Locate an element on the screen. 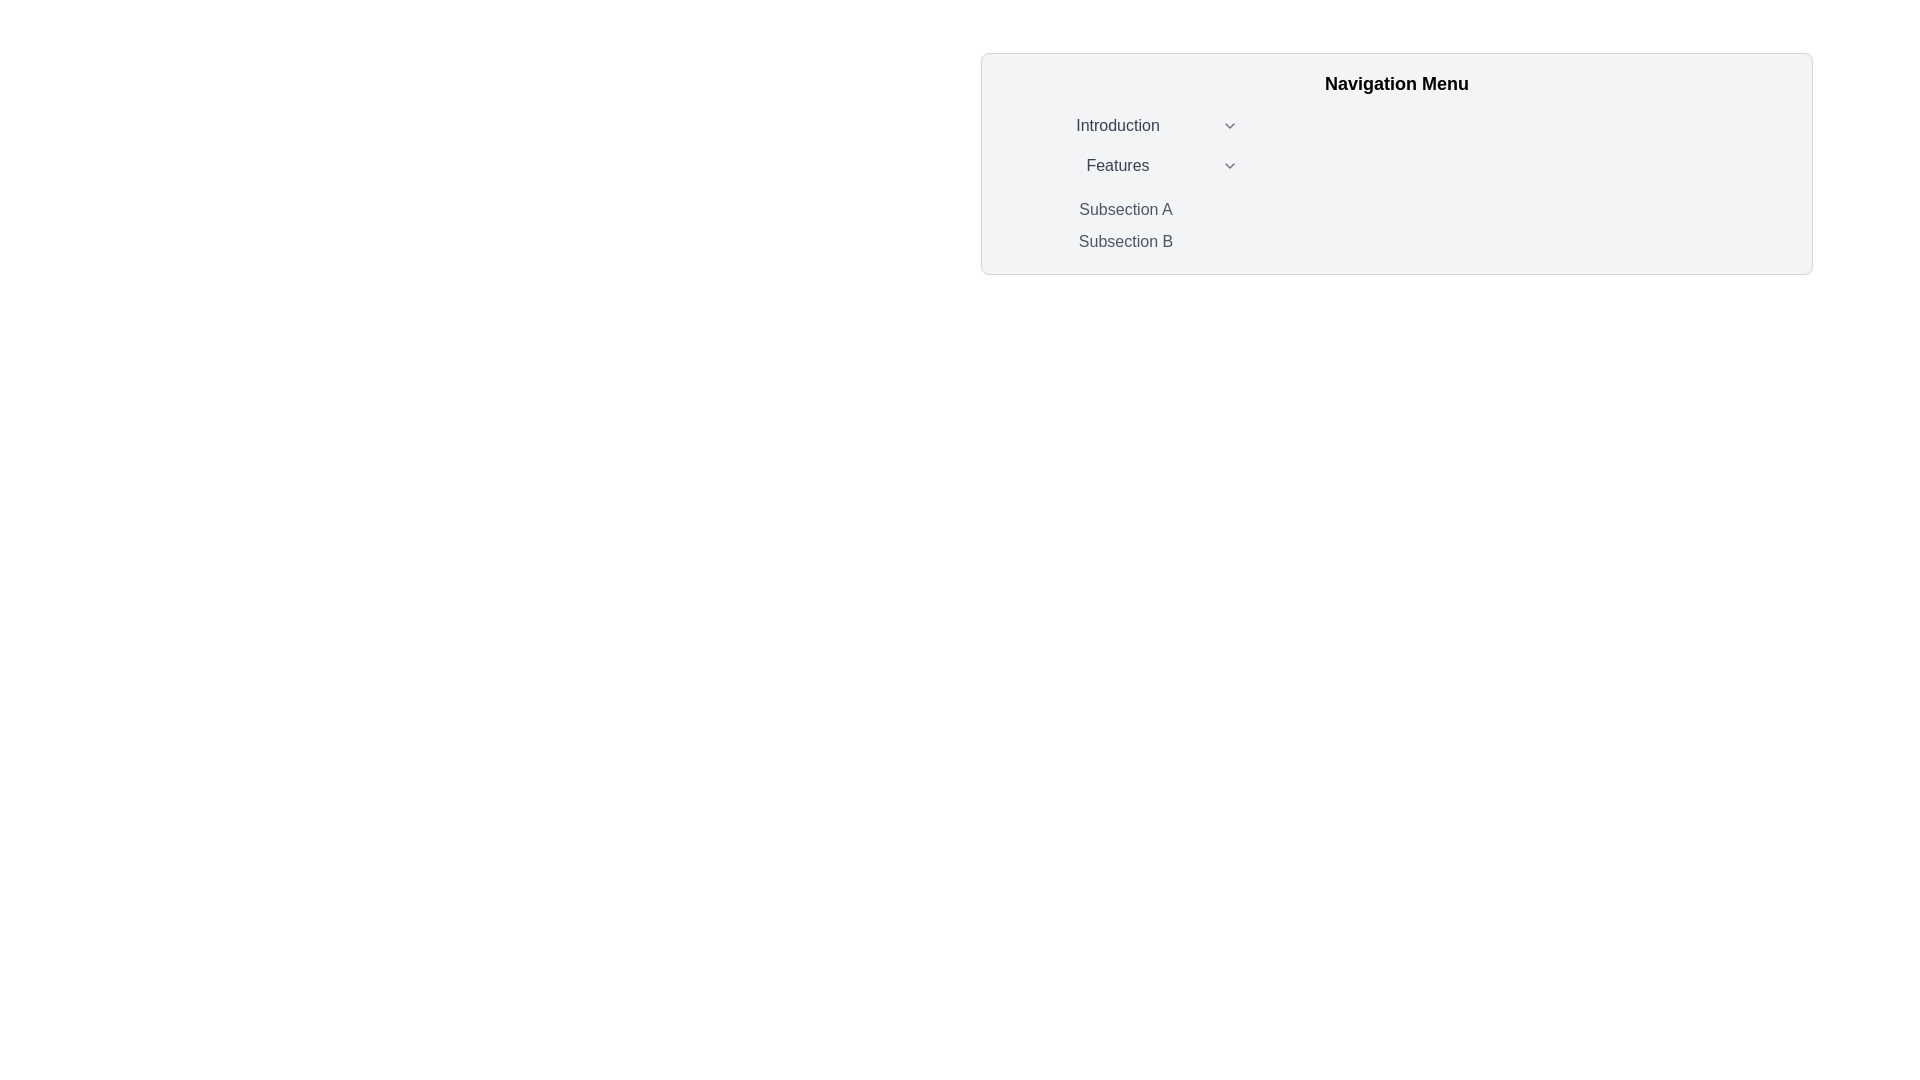  text content of the static text label displaying 'Features', which is centrally aligned within its menu section is located at coordinates (1117, 164).